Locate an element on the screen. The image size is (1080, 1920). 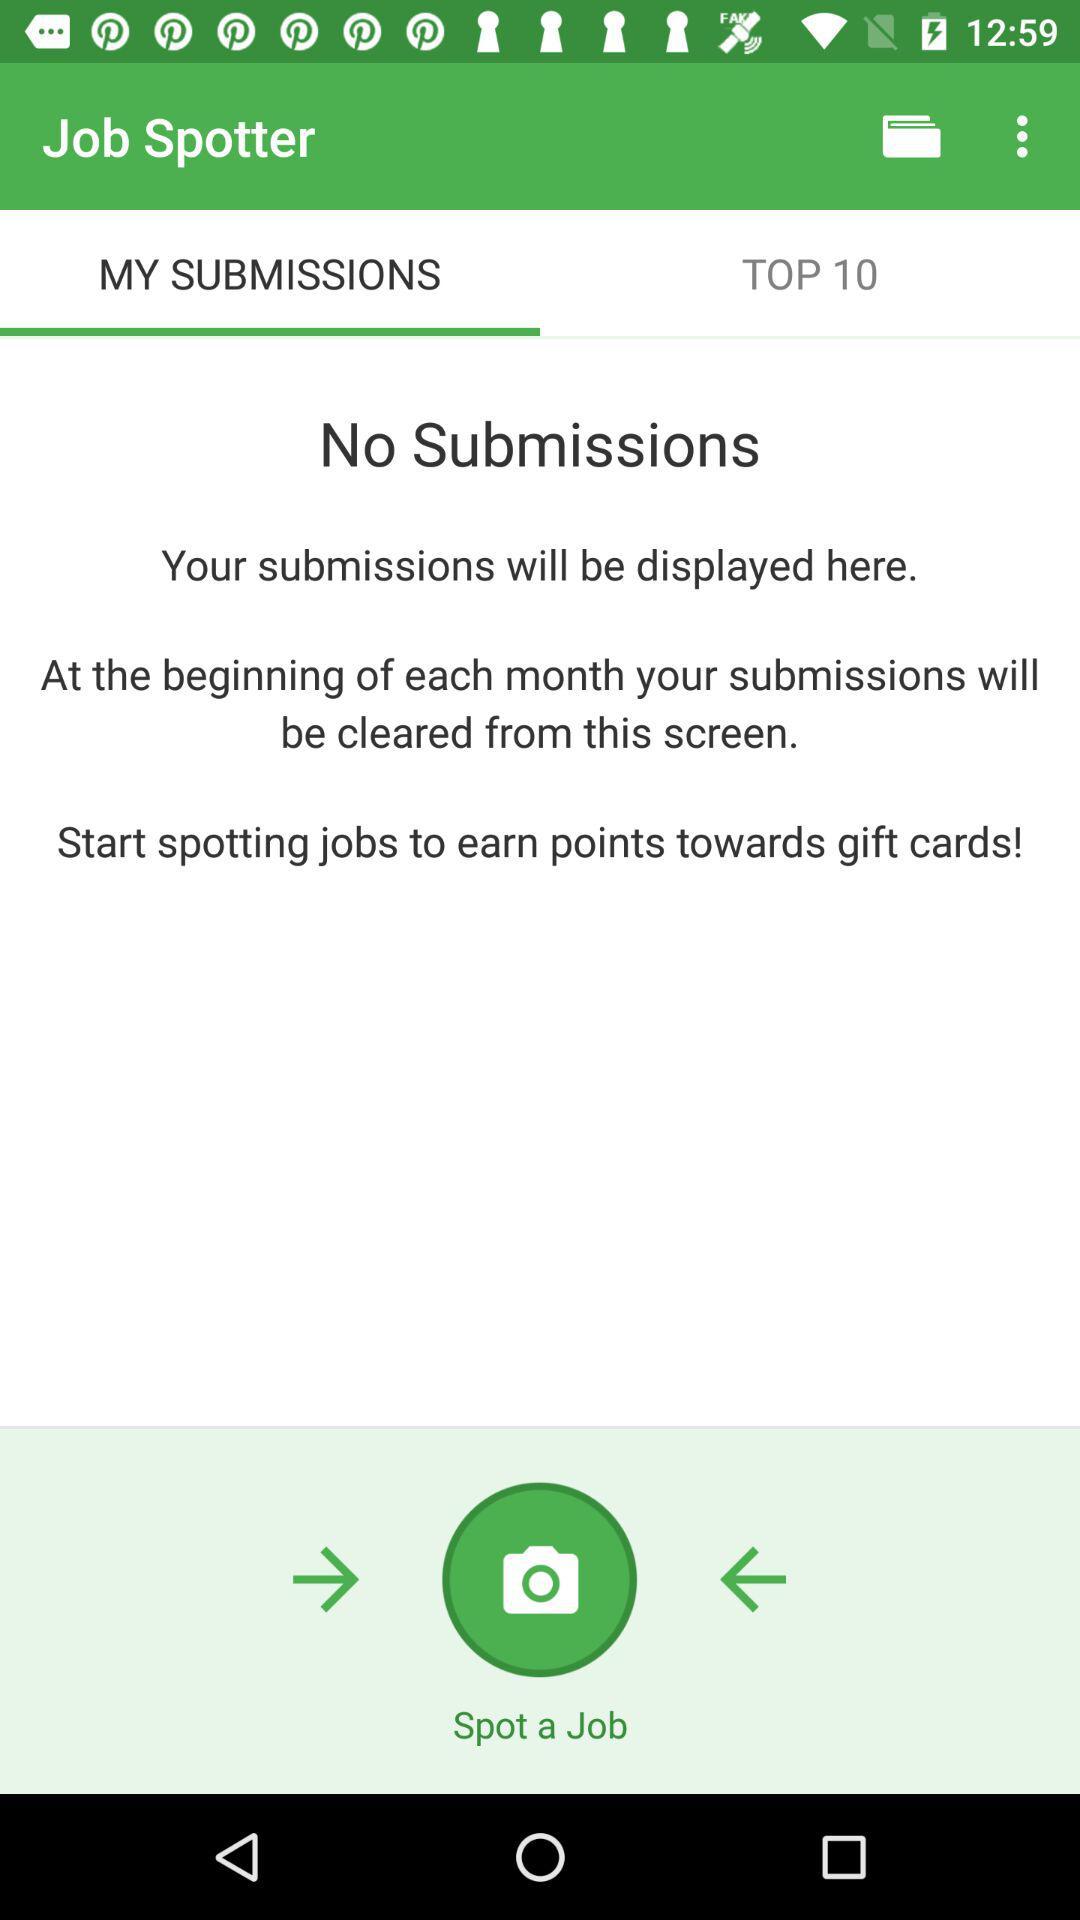
item above the spot a job is located at coordinates (538, 1578).